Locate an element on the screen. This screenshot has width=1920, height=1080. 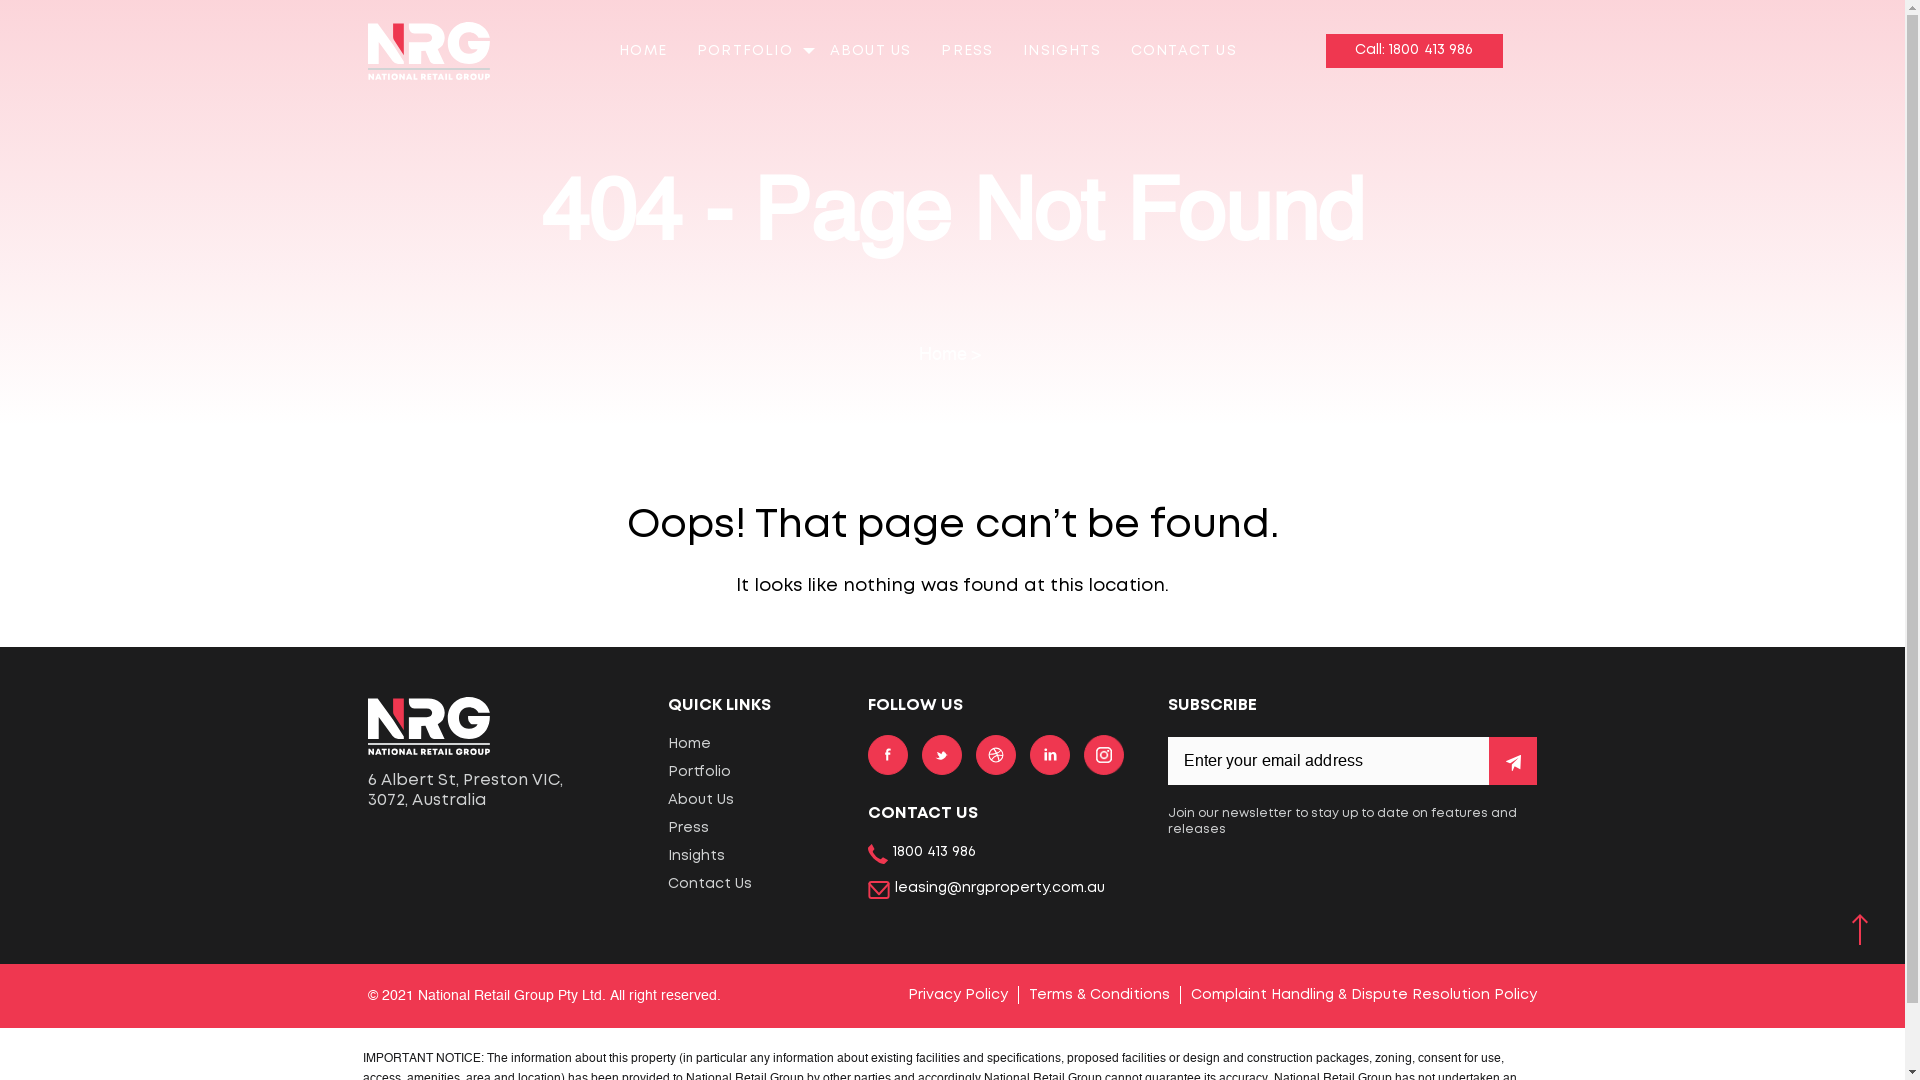
'Press' is located at coordinates (667, 828).